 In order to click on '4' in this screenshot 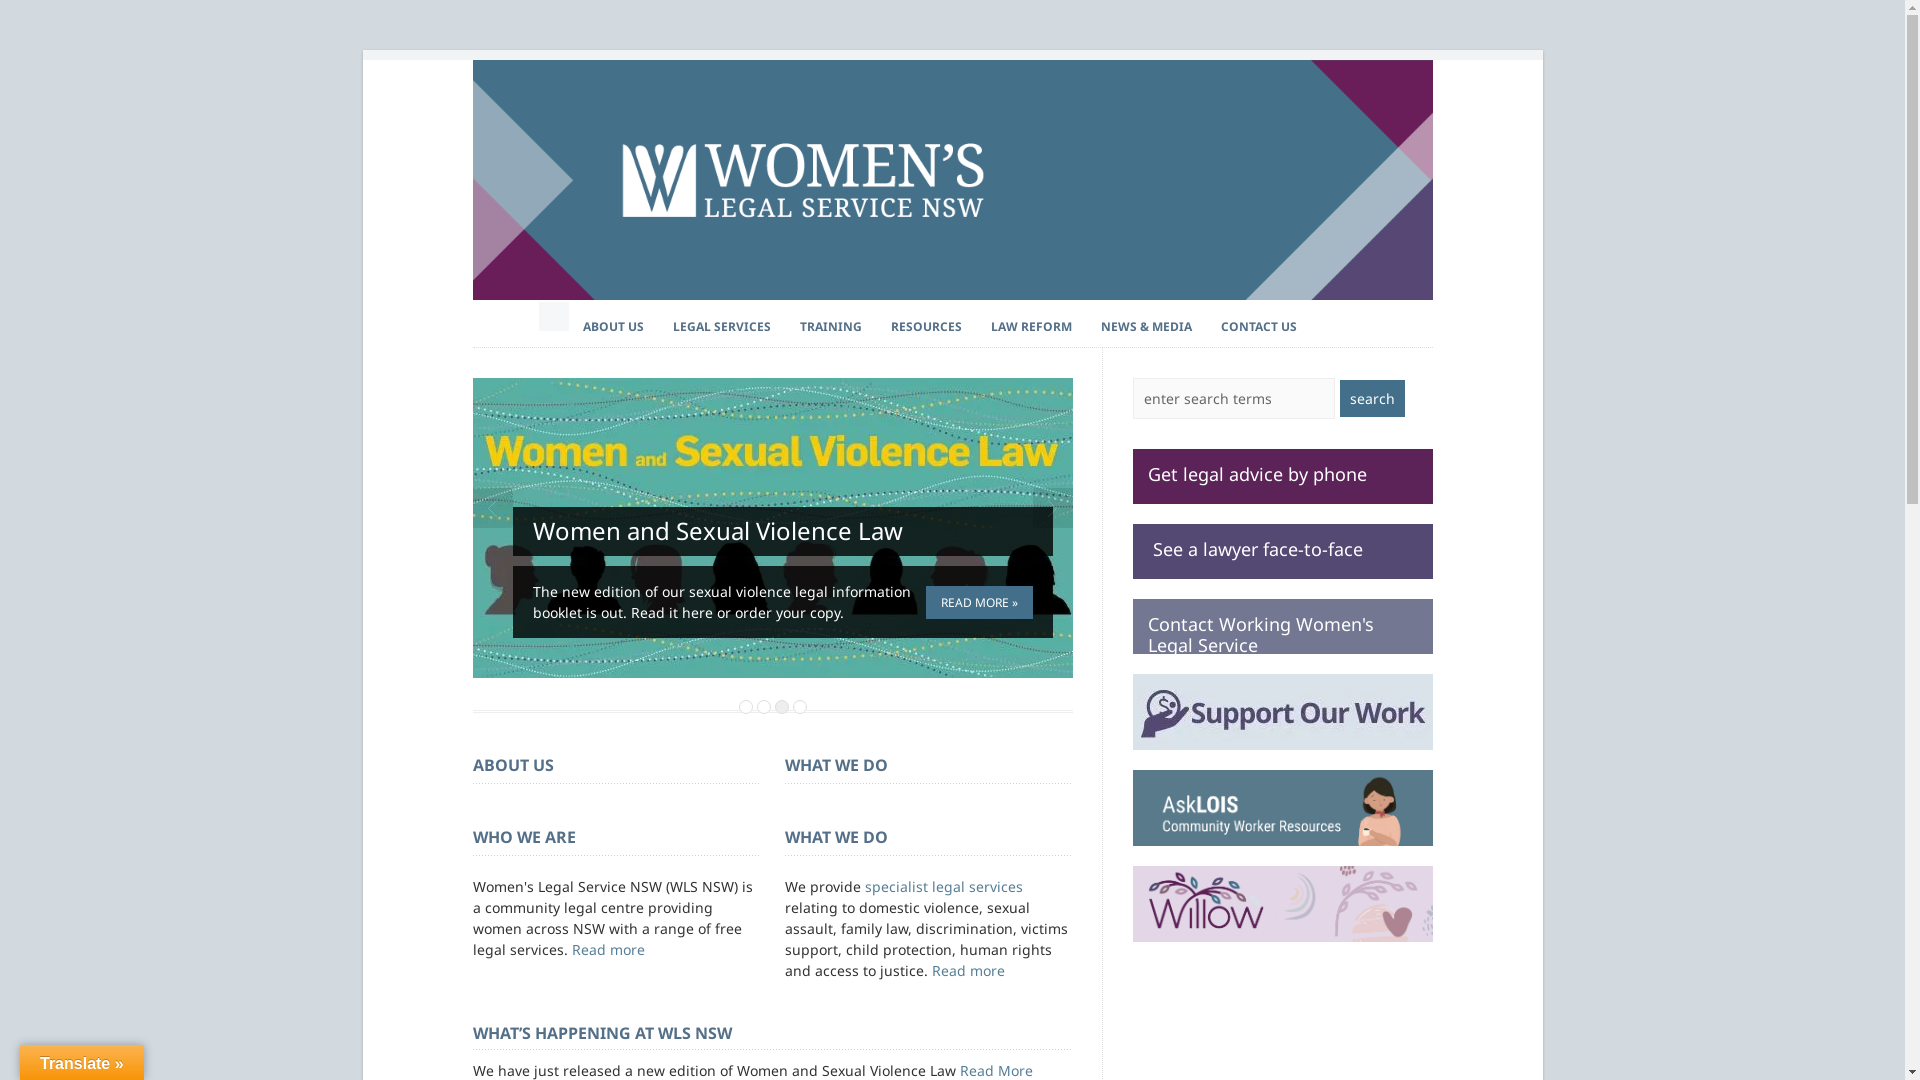, I will do `click(797, 705)`.